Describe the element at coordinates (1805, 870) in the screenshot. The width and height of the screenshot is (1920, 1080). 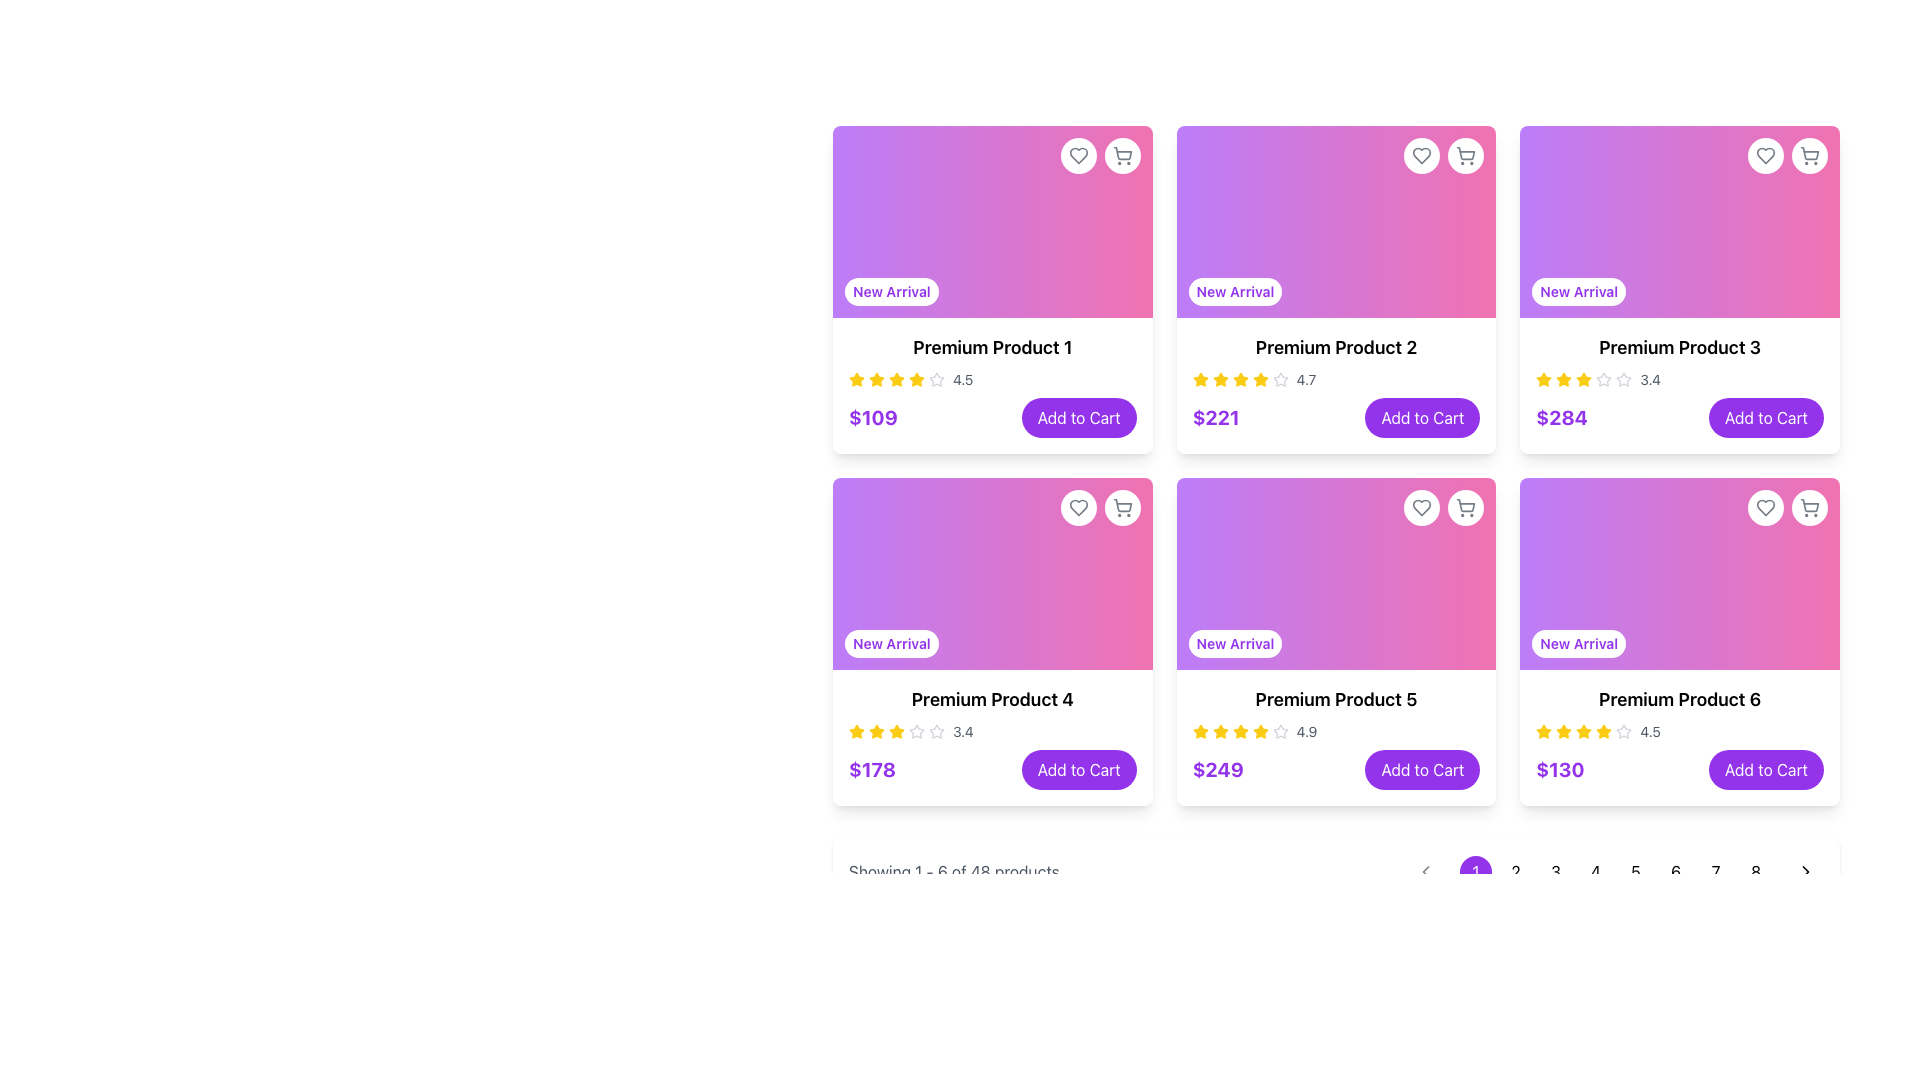
I see `the small, right-facing chevron arrow icon located at the bottom-right corner of the interface, adjacent to pagination controls` at that location.